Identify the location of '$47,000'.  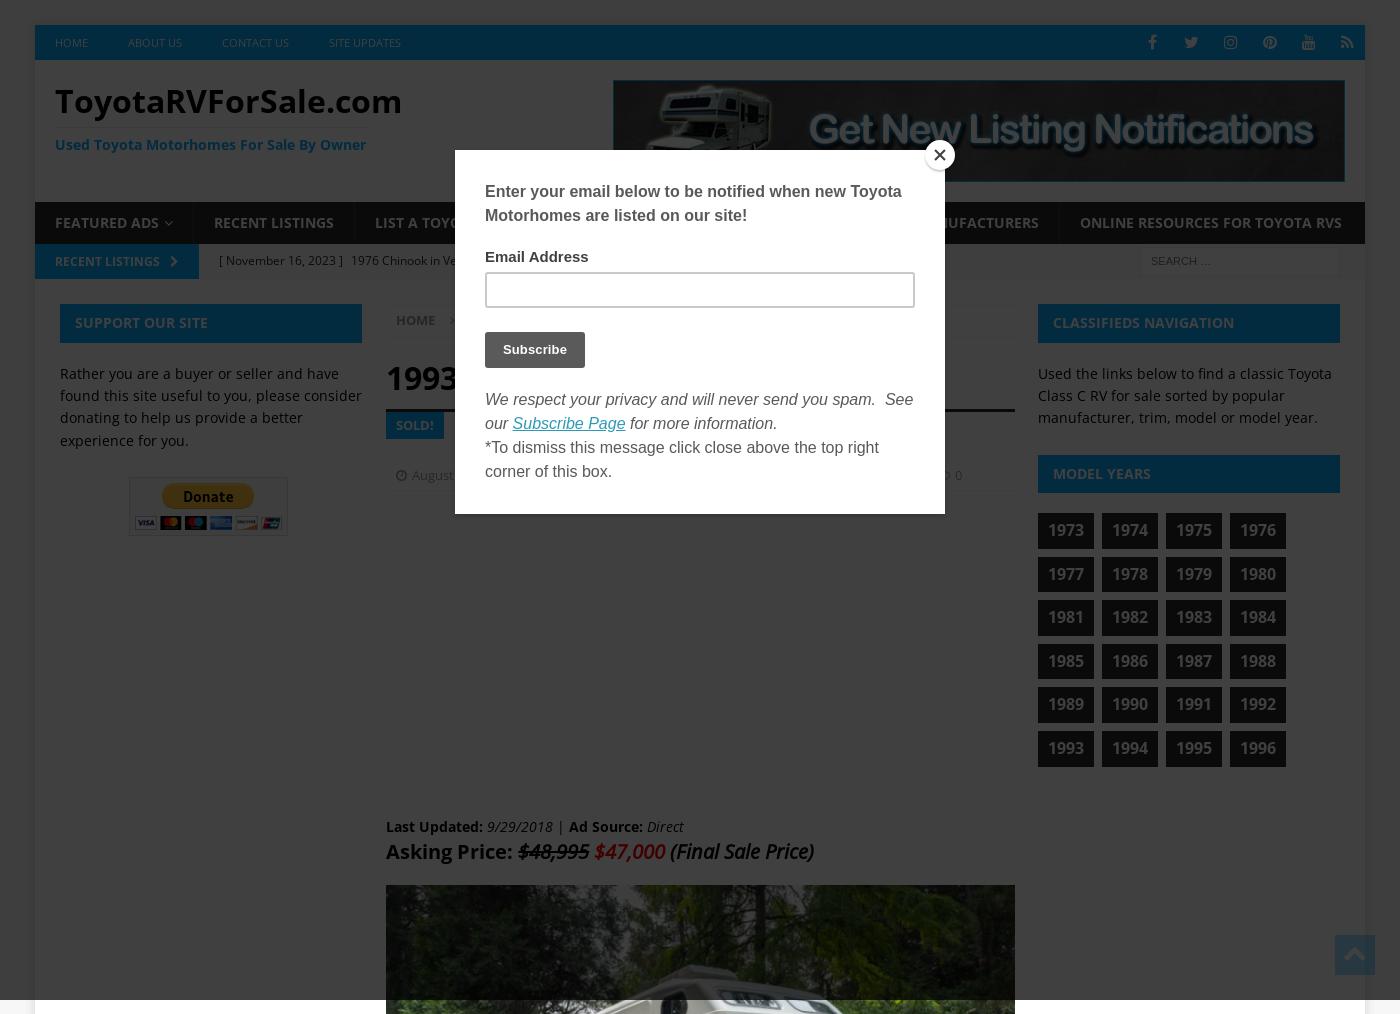
(629, 849).